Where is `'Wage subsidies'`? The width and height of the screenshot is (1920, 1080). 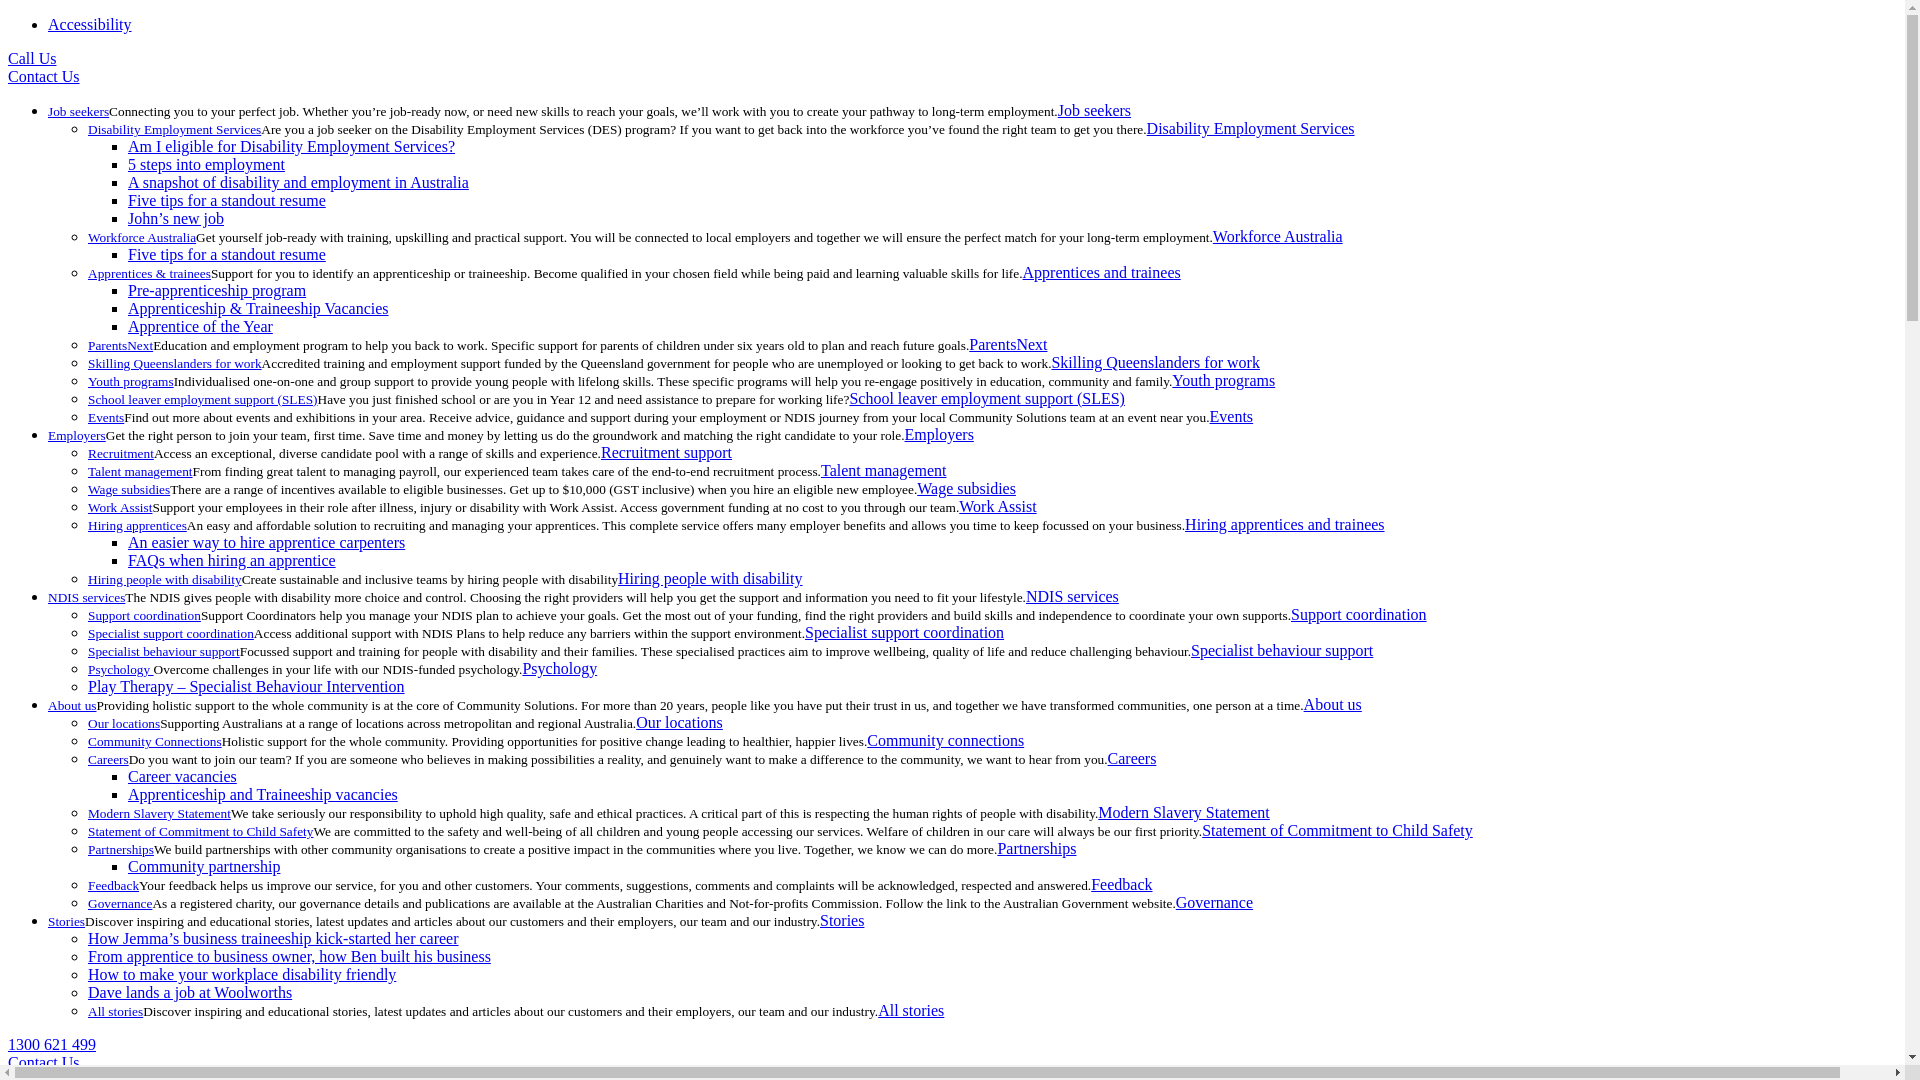
'Wage subsidies' is located at coordinates (915, 488).